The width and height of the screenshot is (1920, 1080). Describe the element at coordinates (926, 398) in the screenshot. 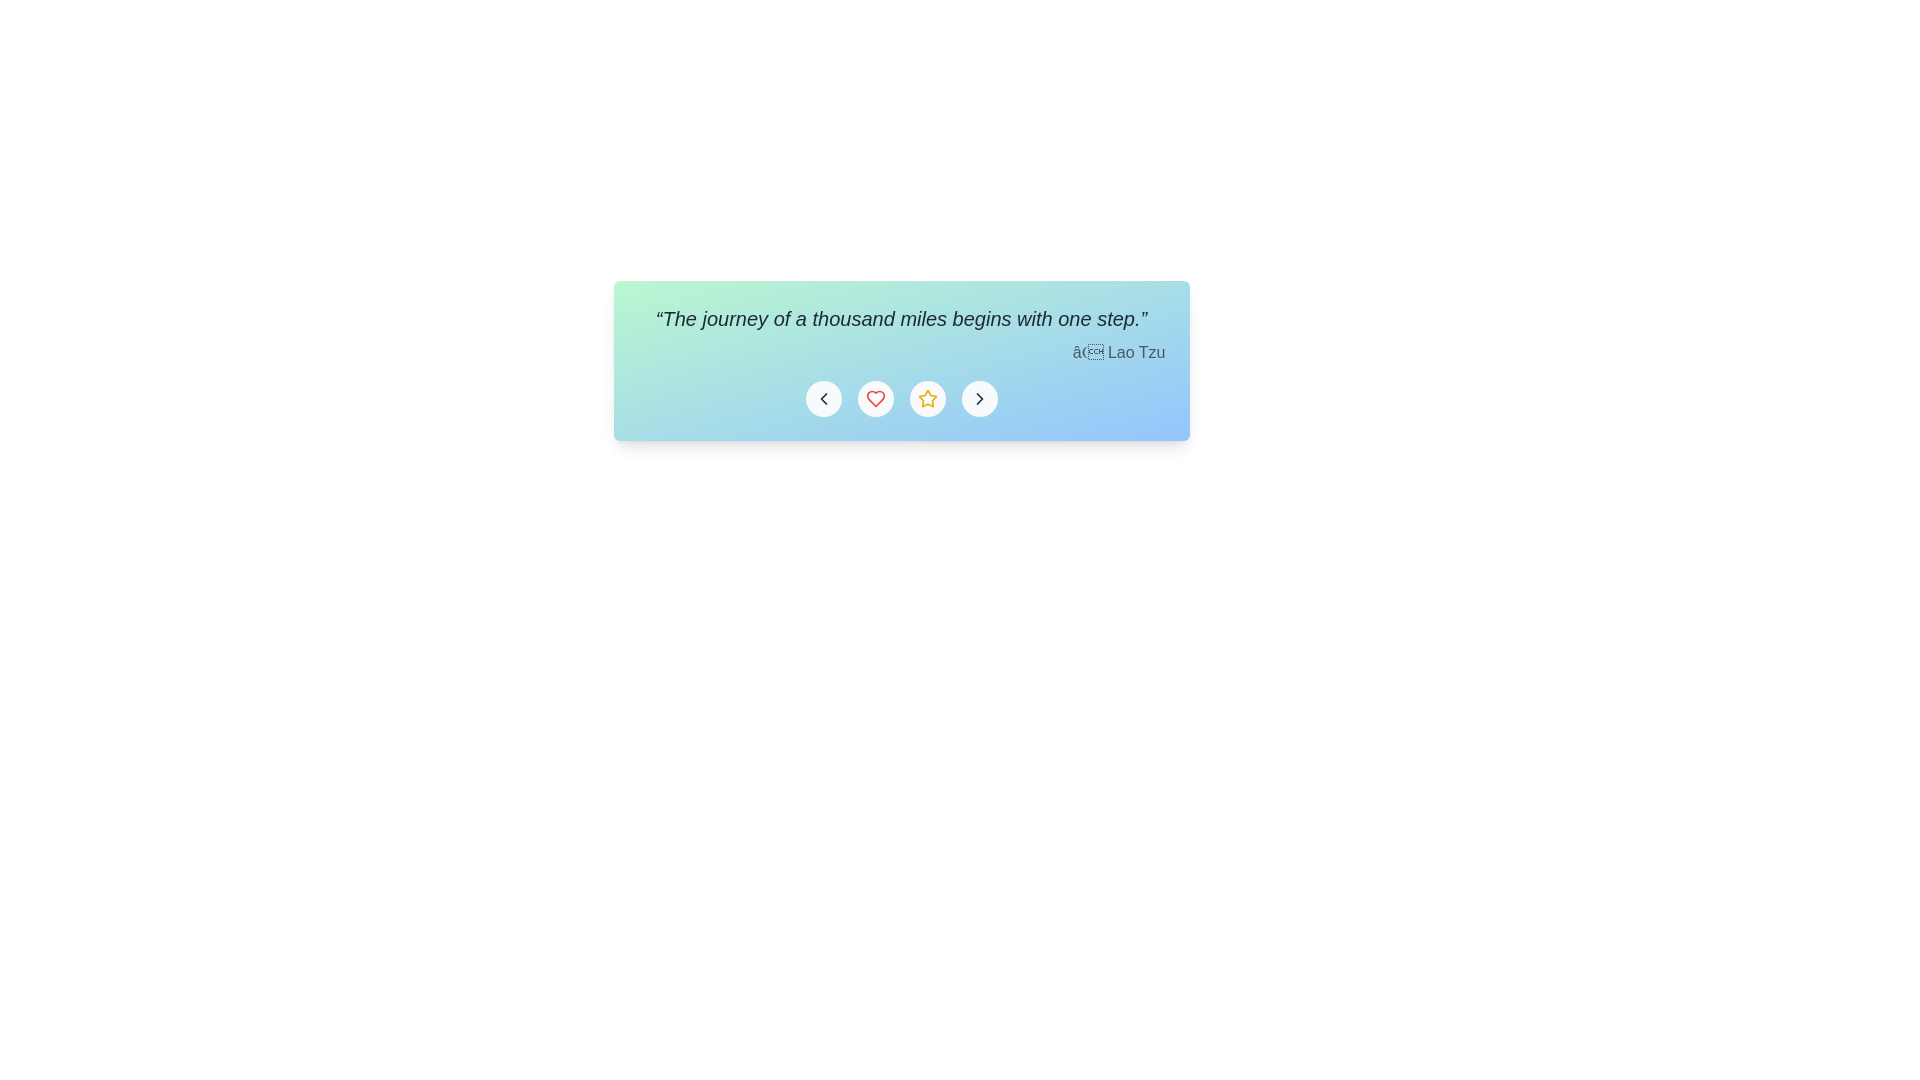

I see `the yellow five-pointed star icon located centrally at the bottom of the interface` at that location.